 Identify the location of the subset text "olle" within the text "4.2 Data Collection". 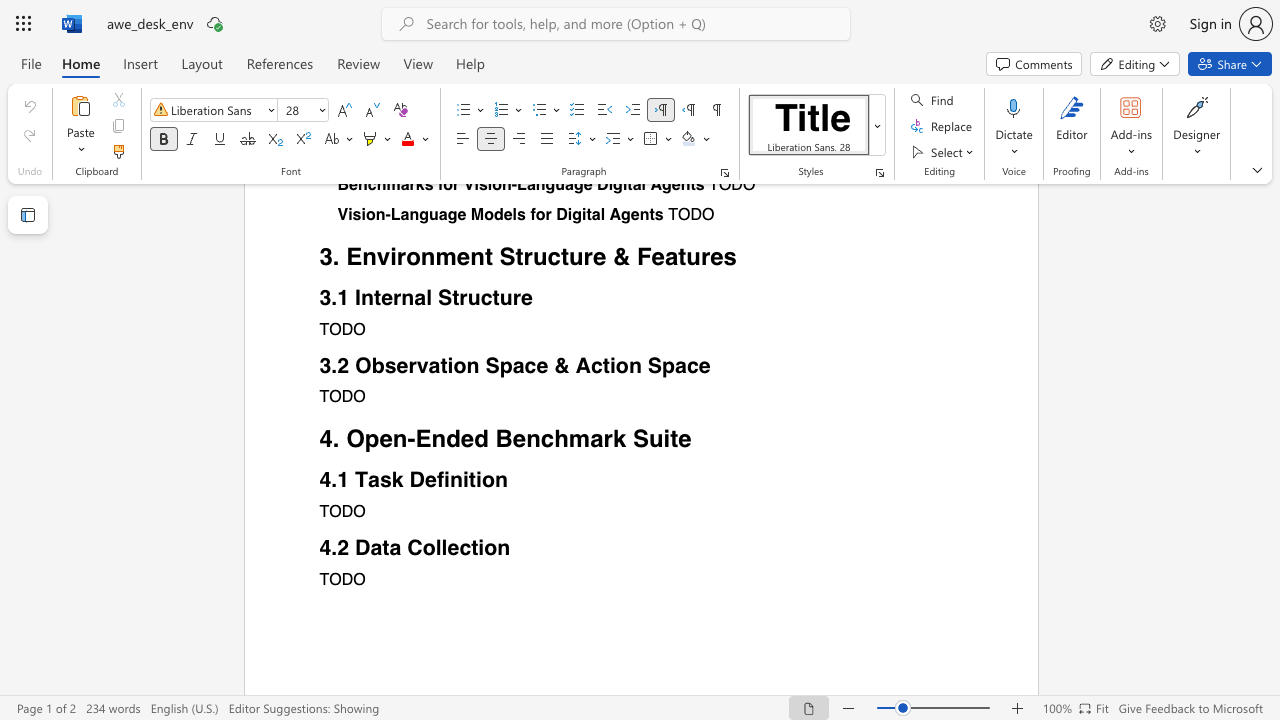
(421, 547).